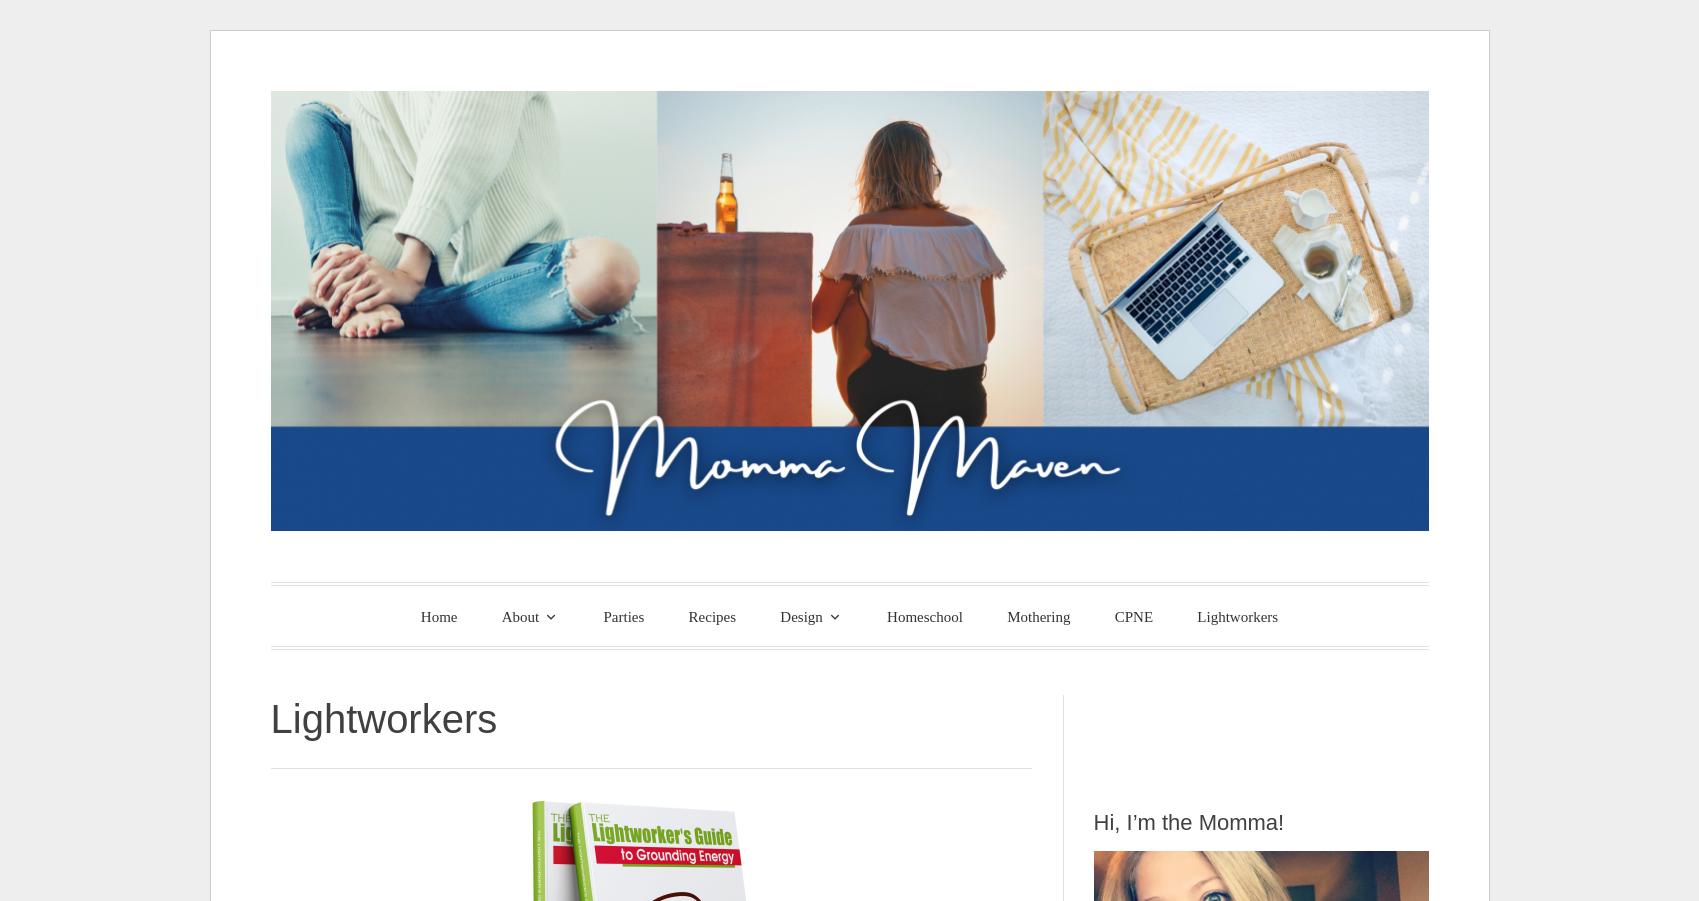 Image resolution: width=1699 pixels, height=901 pixels. Describe the element at coordinates (1038, 615) in the screenshot. I see `'Mothering'` at that location.